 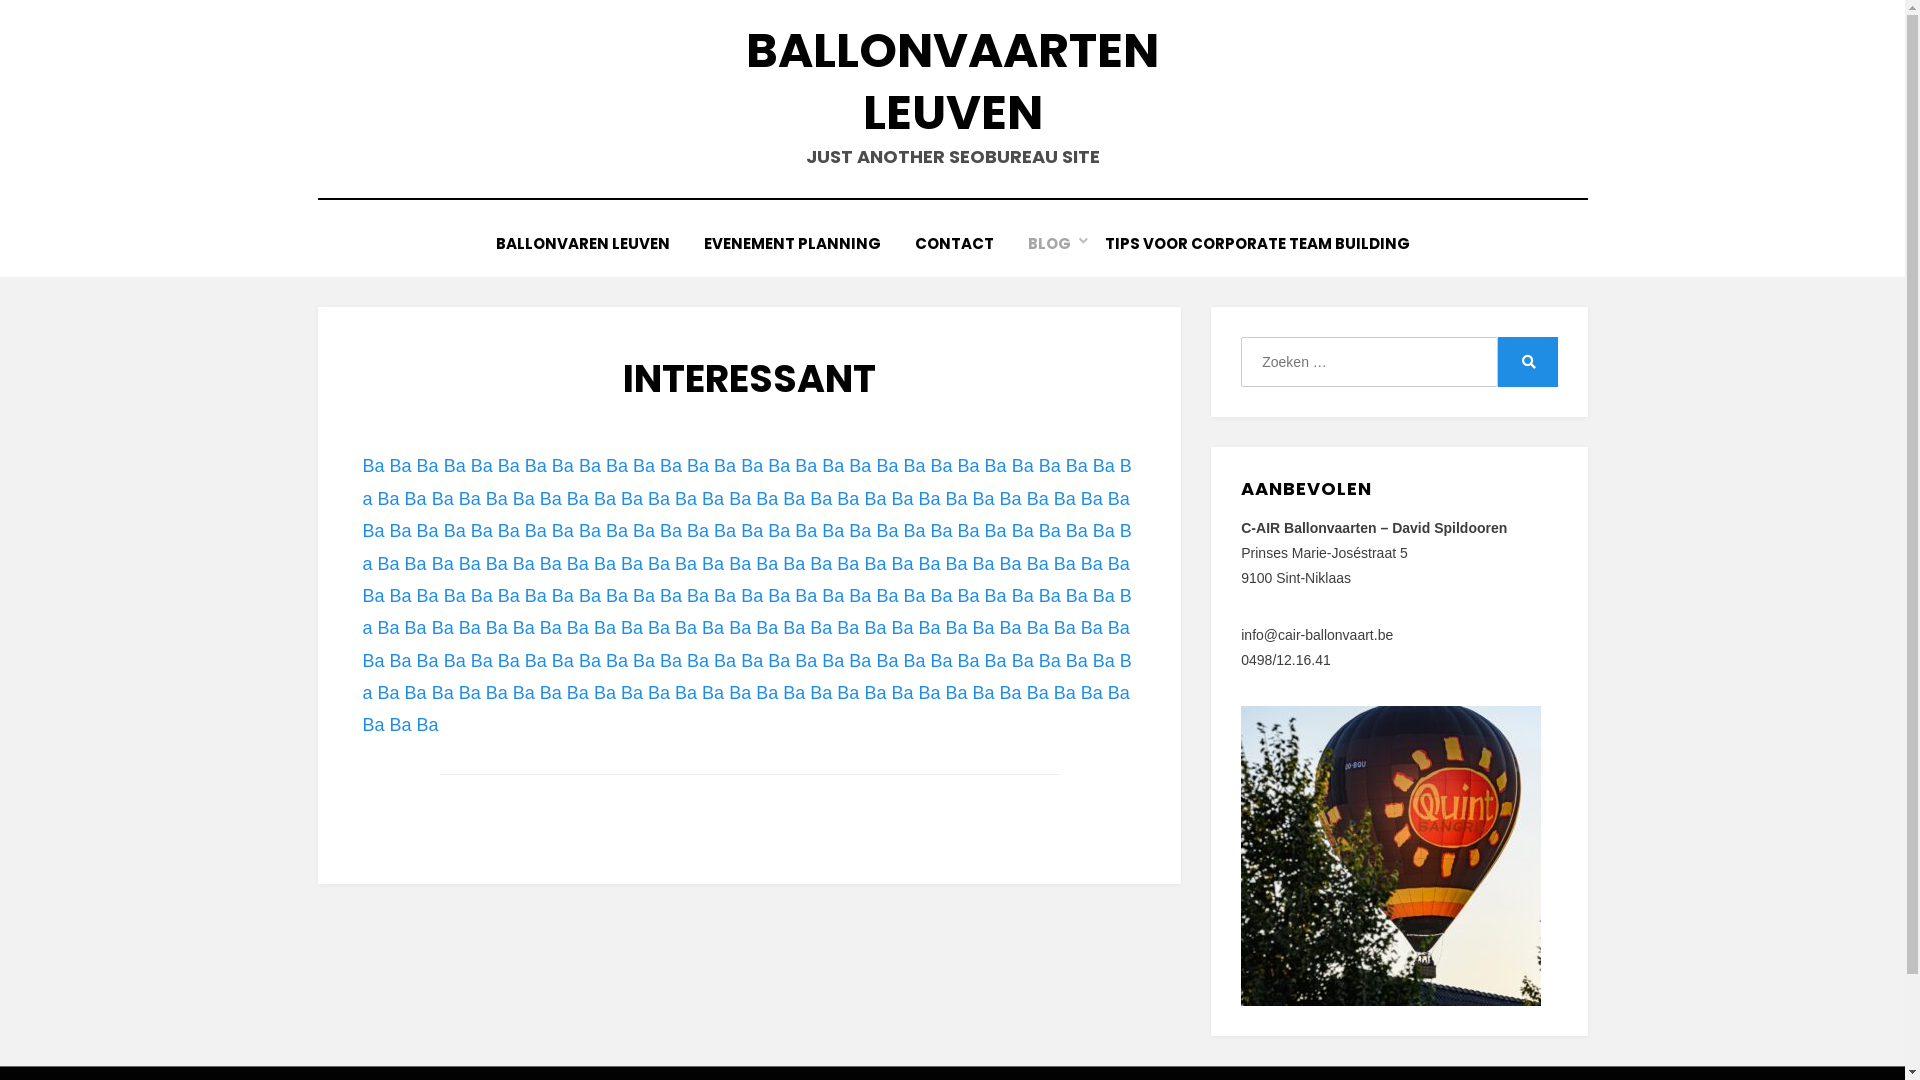 What do you see at coordinates (415, 563) in the screenshot?
I see `'Ba'` at bounding box center [415, 563].